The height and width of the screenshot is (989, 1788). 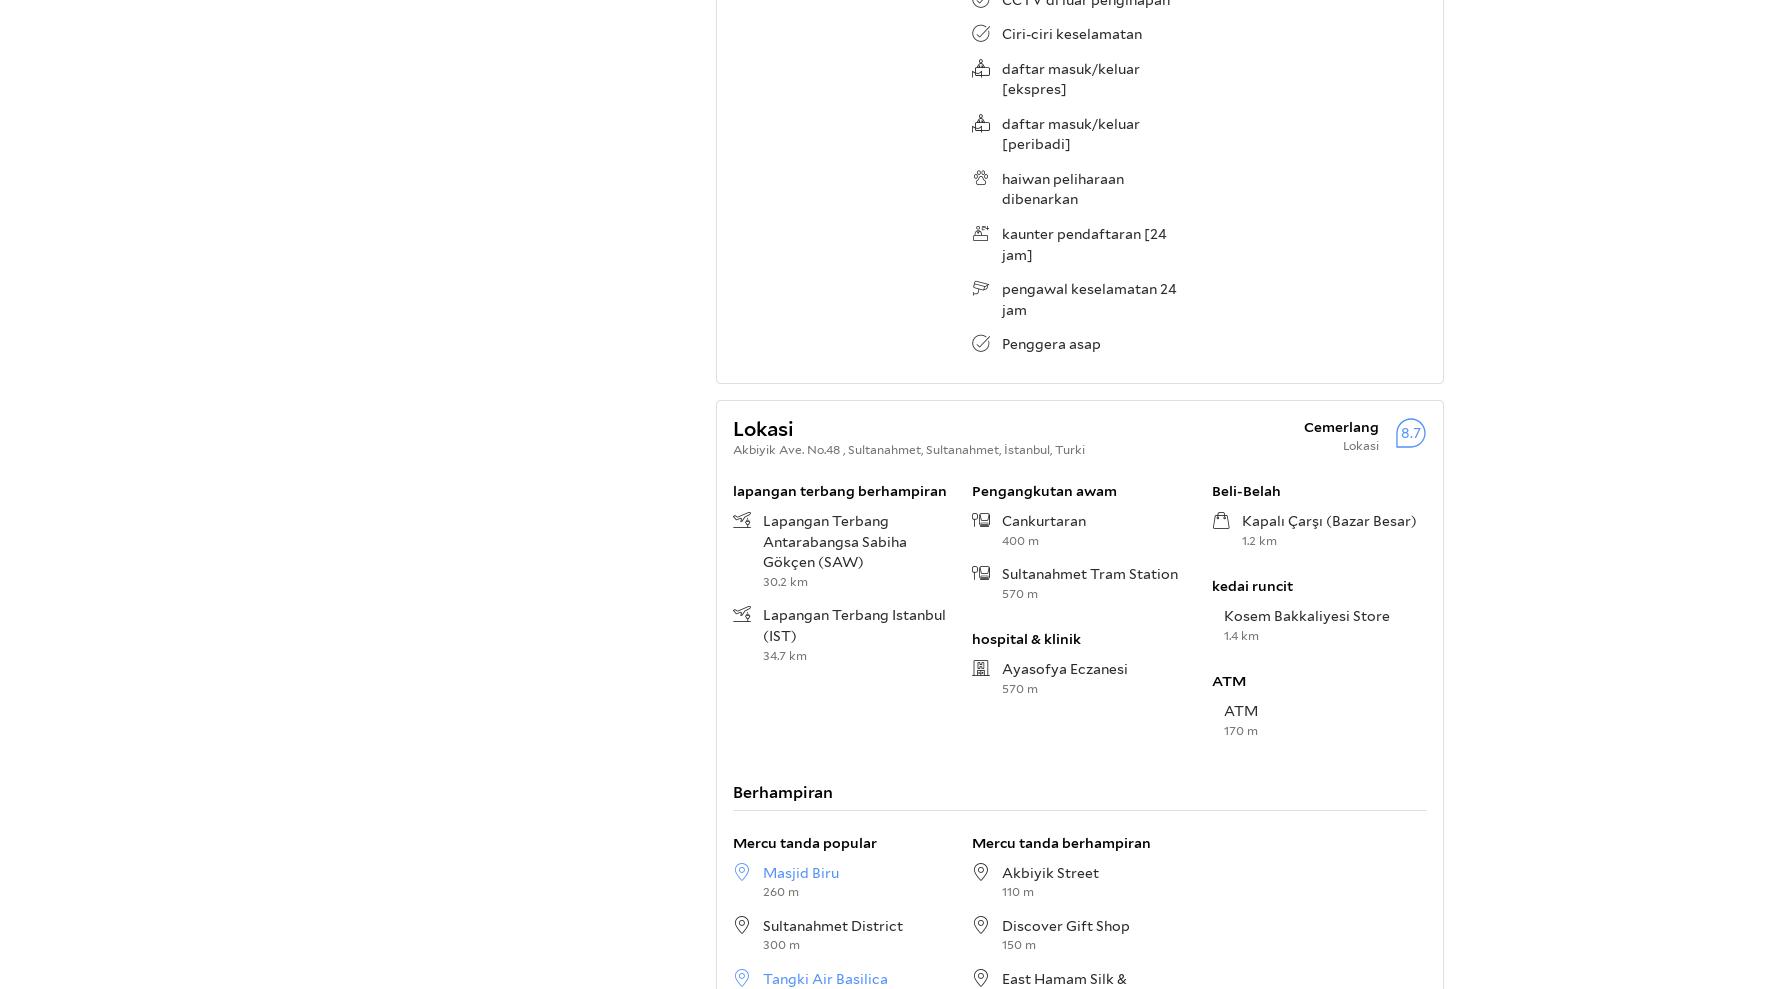 What do you see at coordinates (732, 790) in the screenshot?
I see `'Berhampiran'` at bounding box center [732, 790].